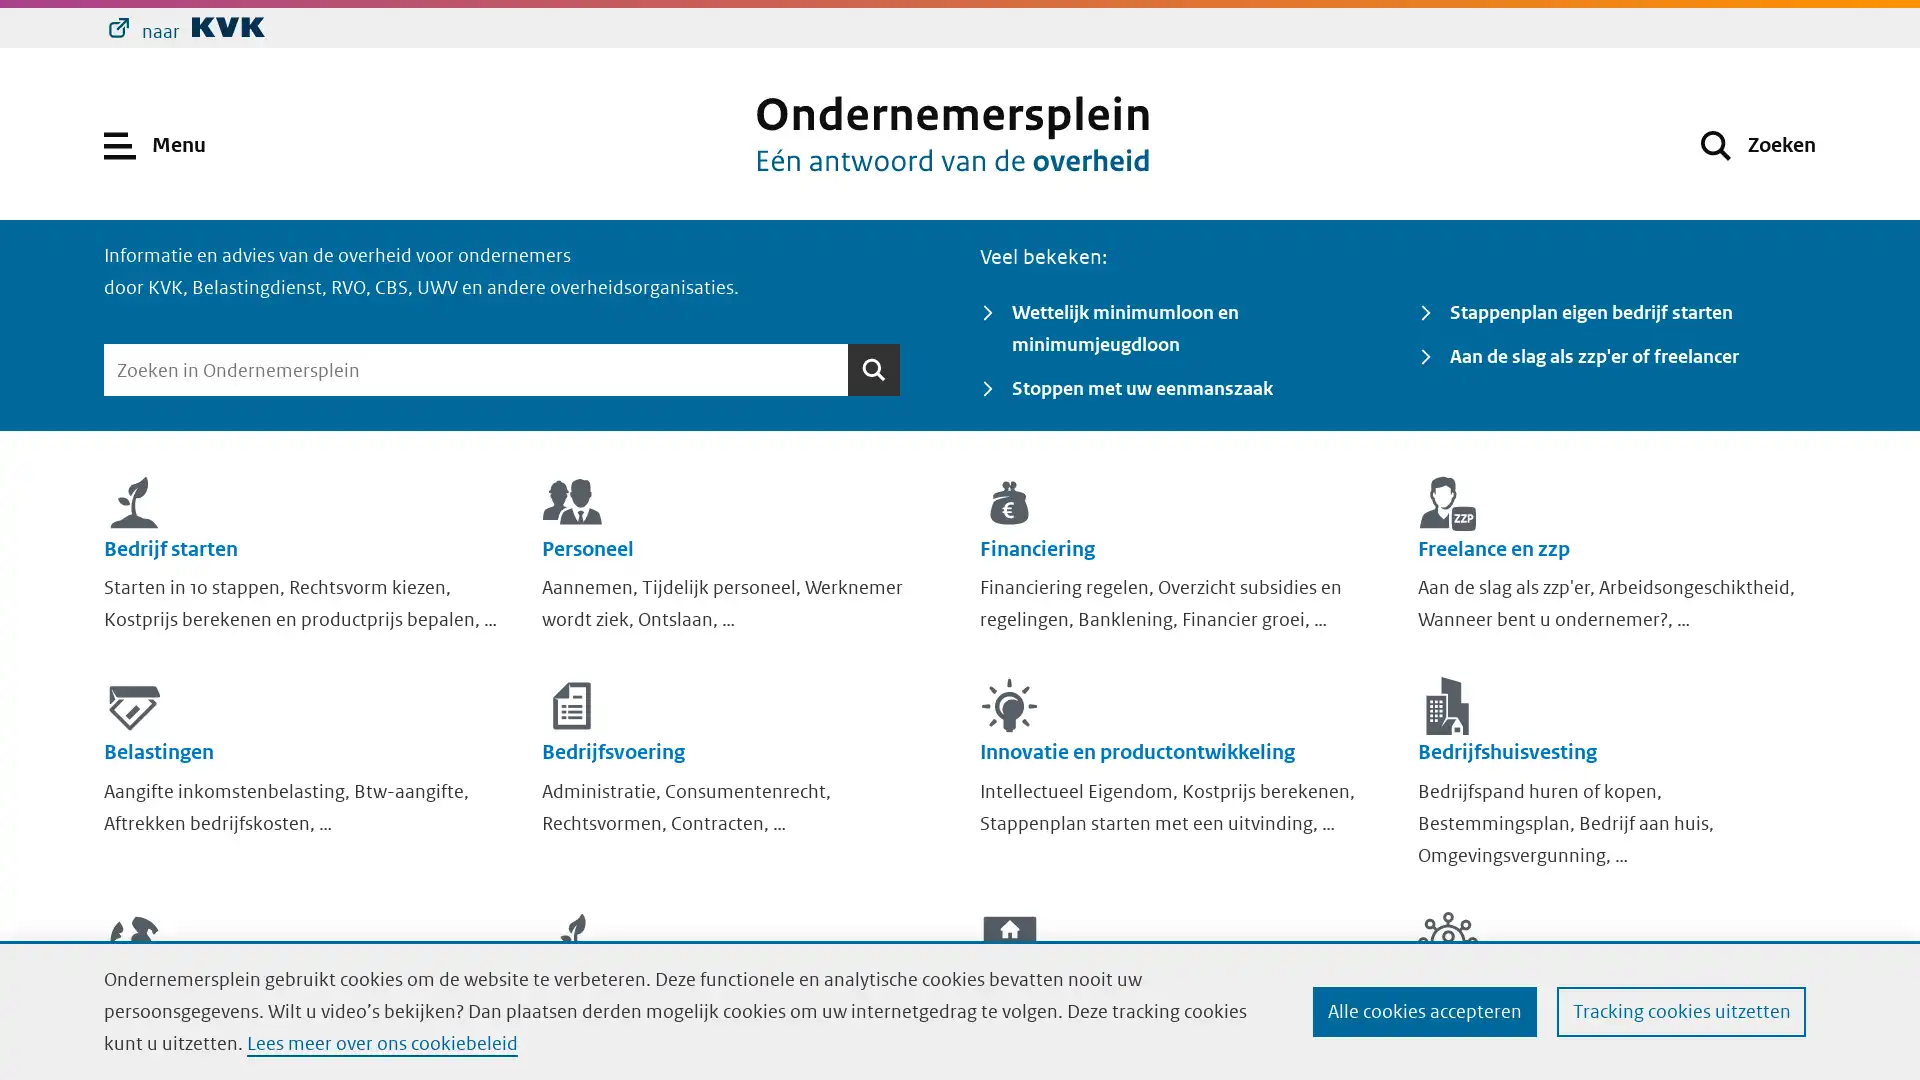 Image resolution: width=1920 pixels, height=1080 pixels. What do you see at coordinates (873, 370) in the screenshot?
I see `Zoeken Zoeken` at bounding box center [873, 370].